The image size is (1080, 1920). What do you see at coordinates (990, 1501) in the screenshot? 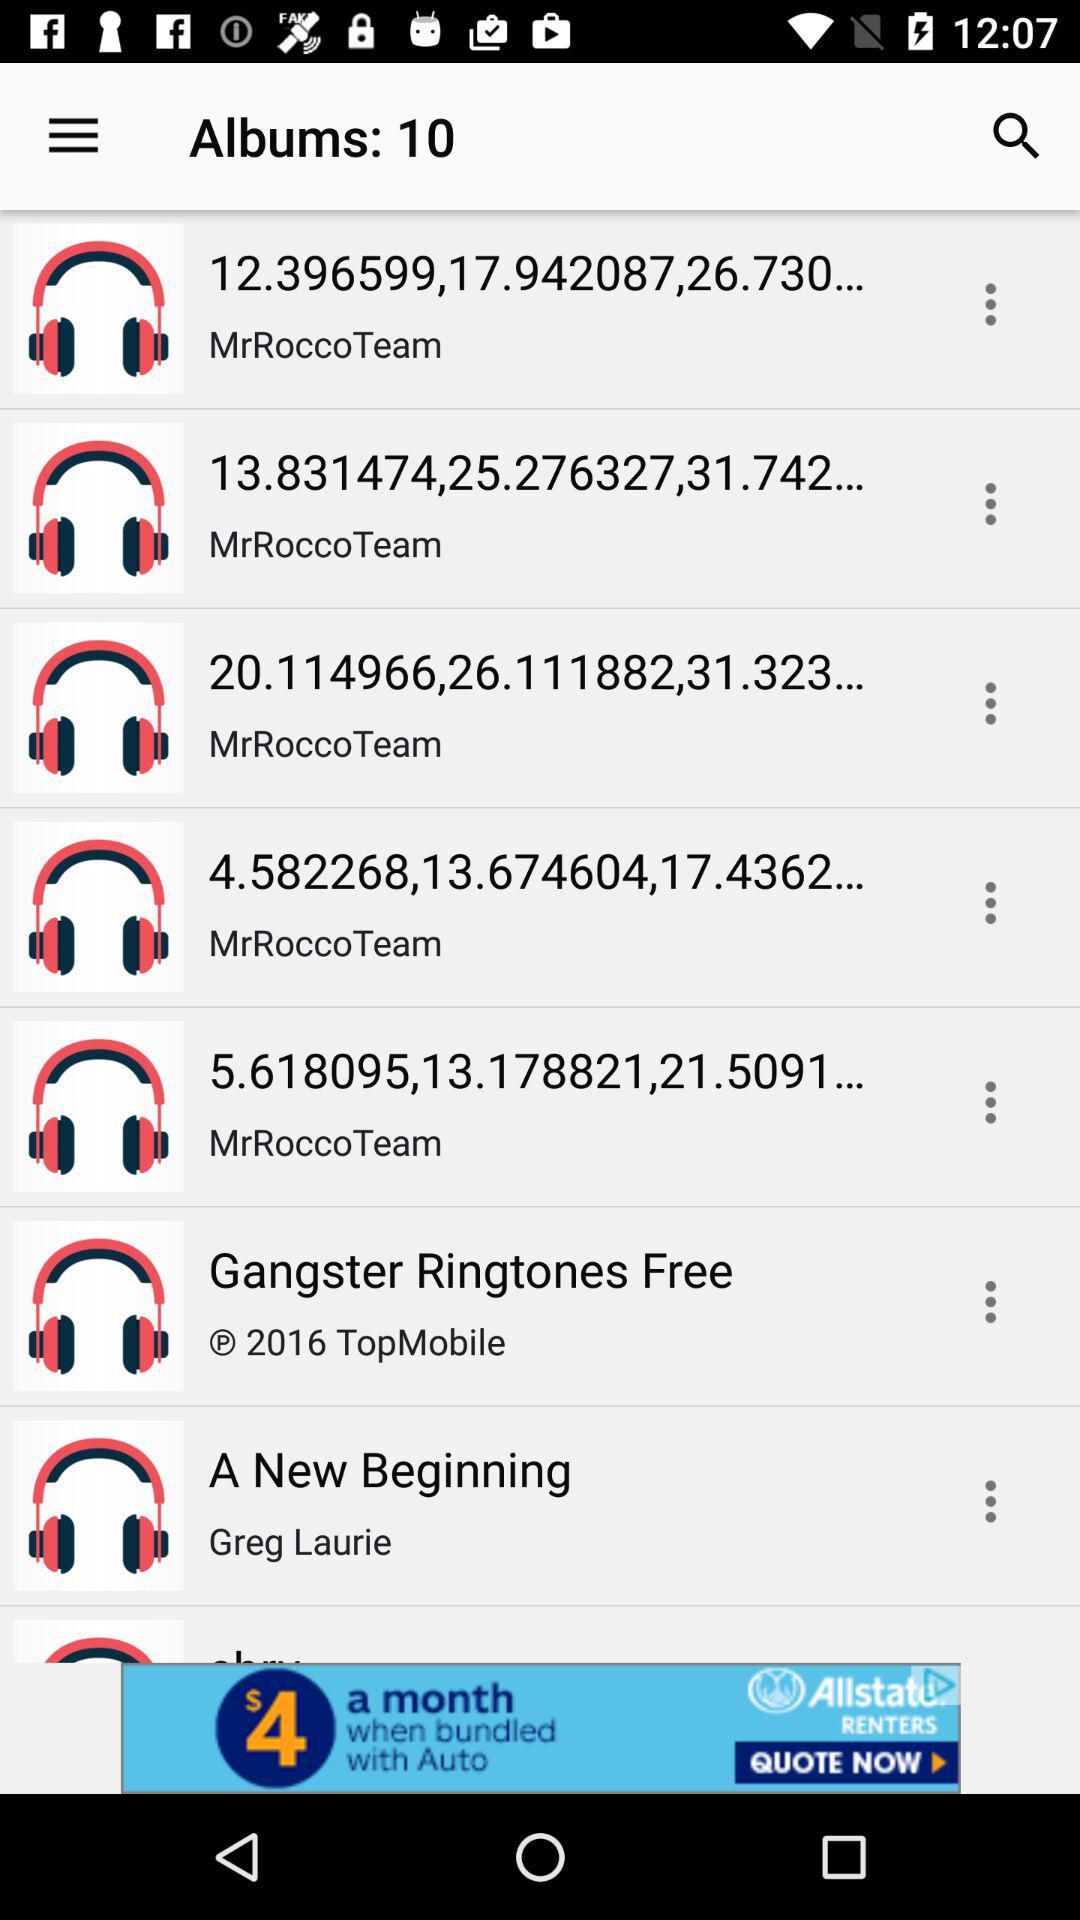
I see `more options` at bounding box center [990, 1501].